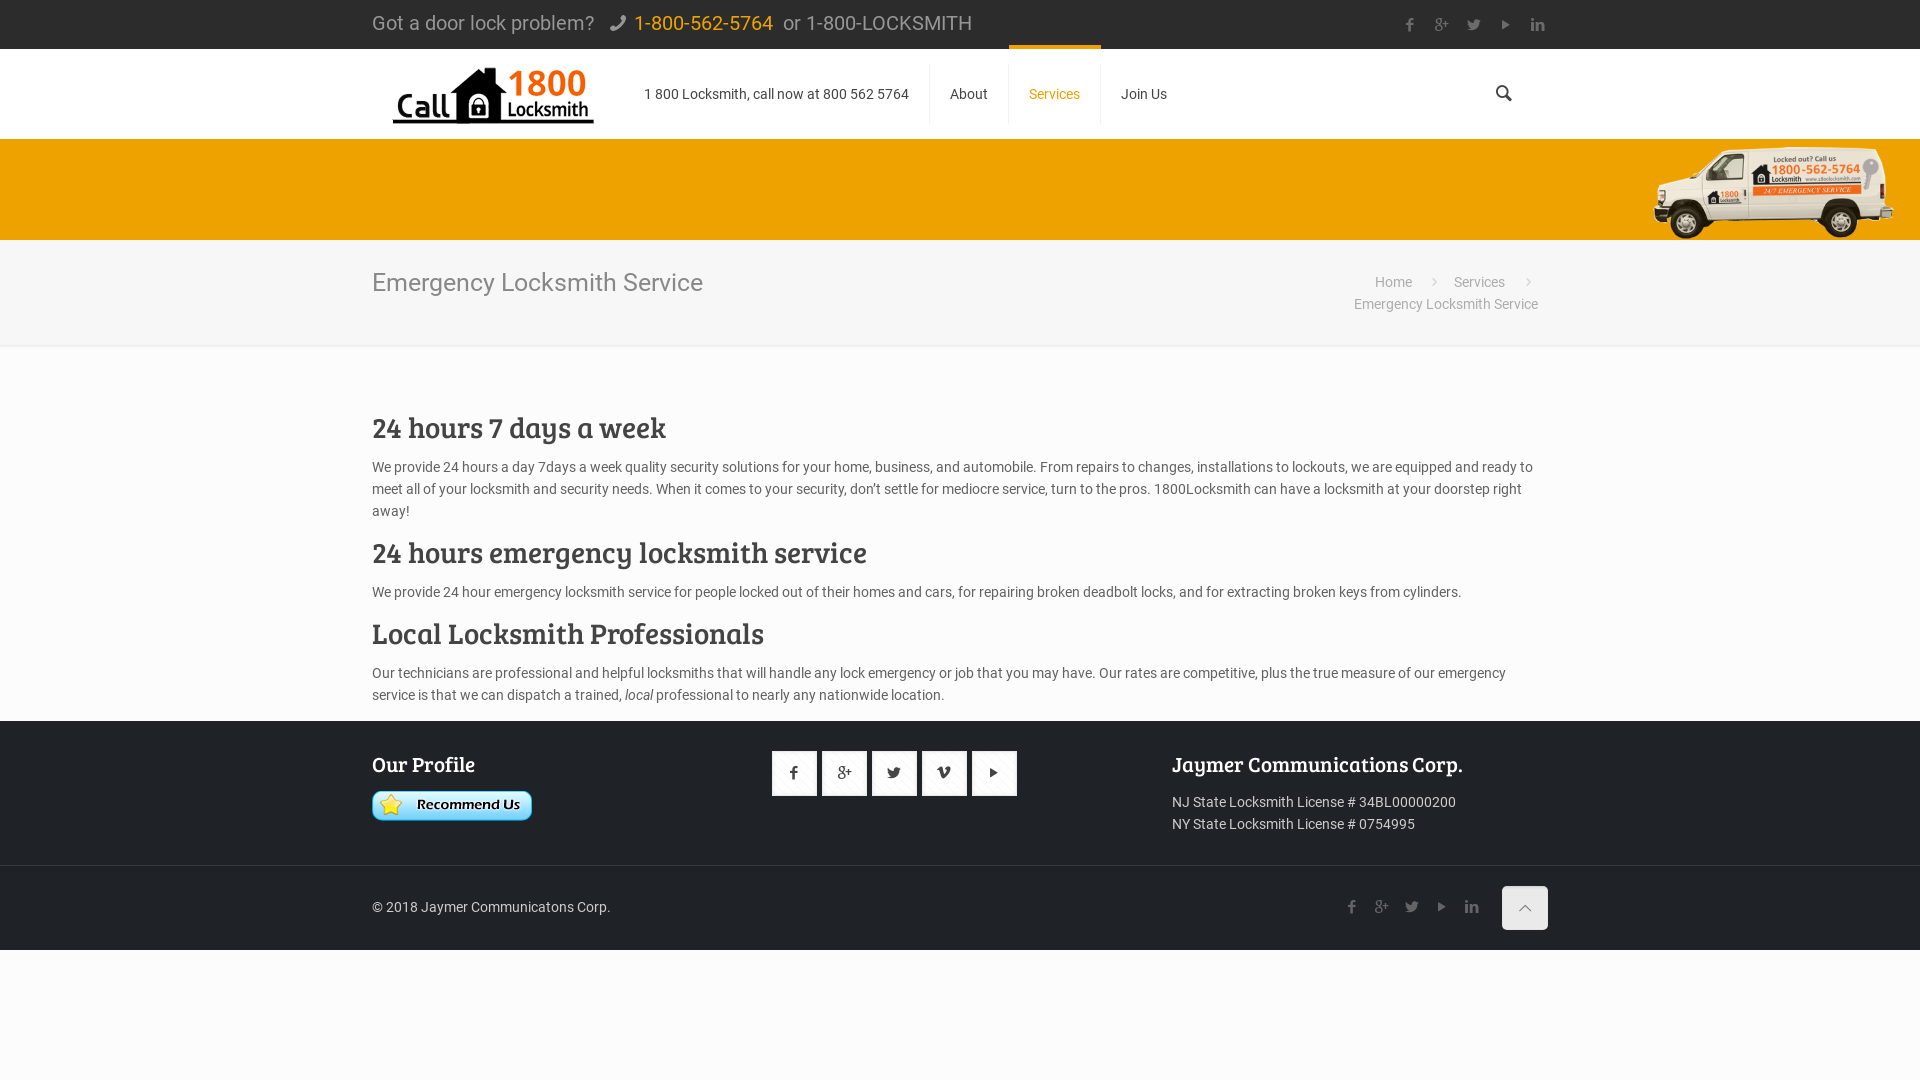 The image size is (1920, 1080). I want to click on 'Twitter', so click(1410, 906).